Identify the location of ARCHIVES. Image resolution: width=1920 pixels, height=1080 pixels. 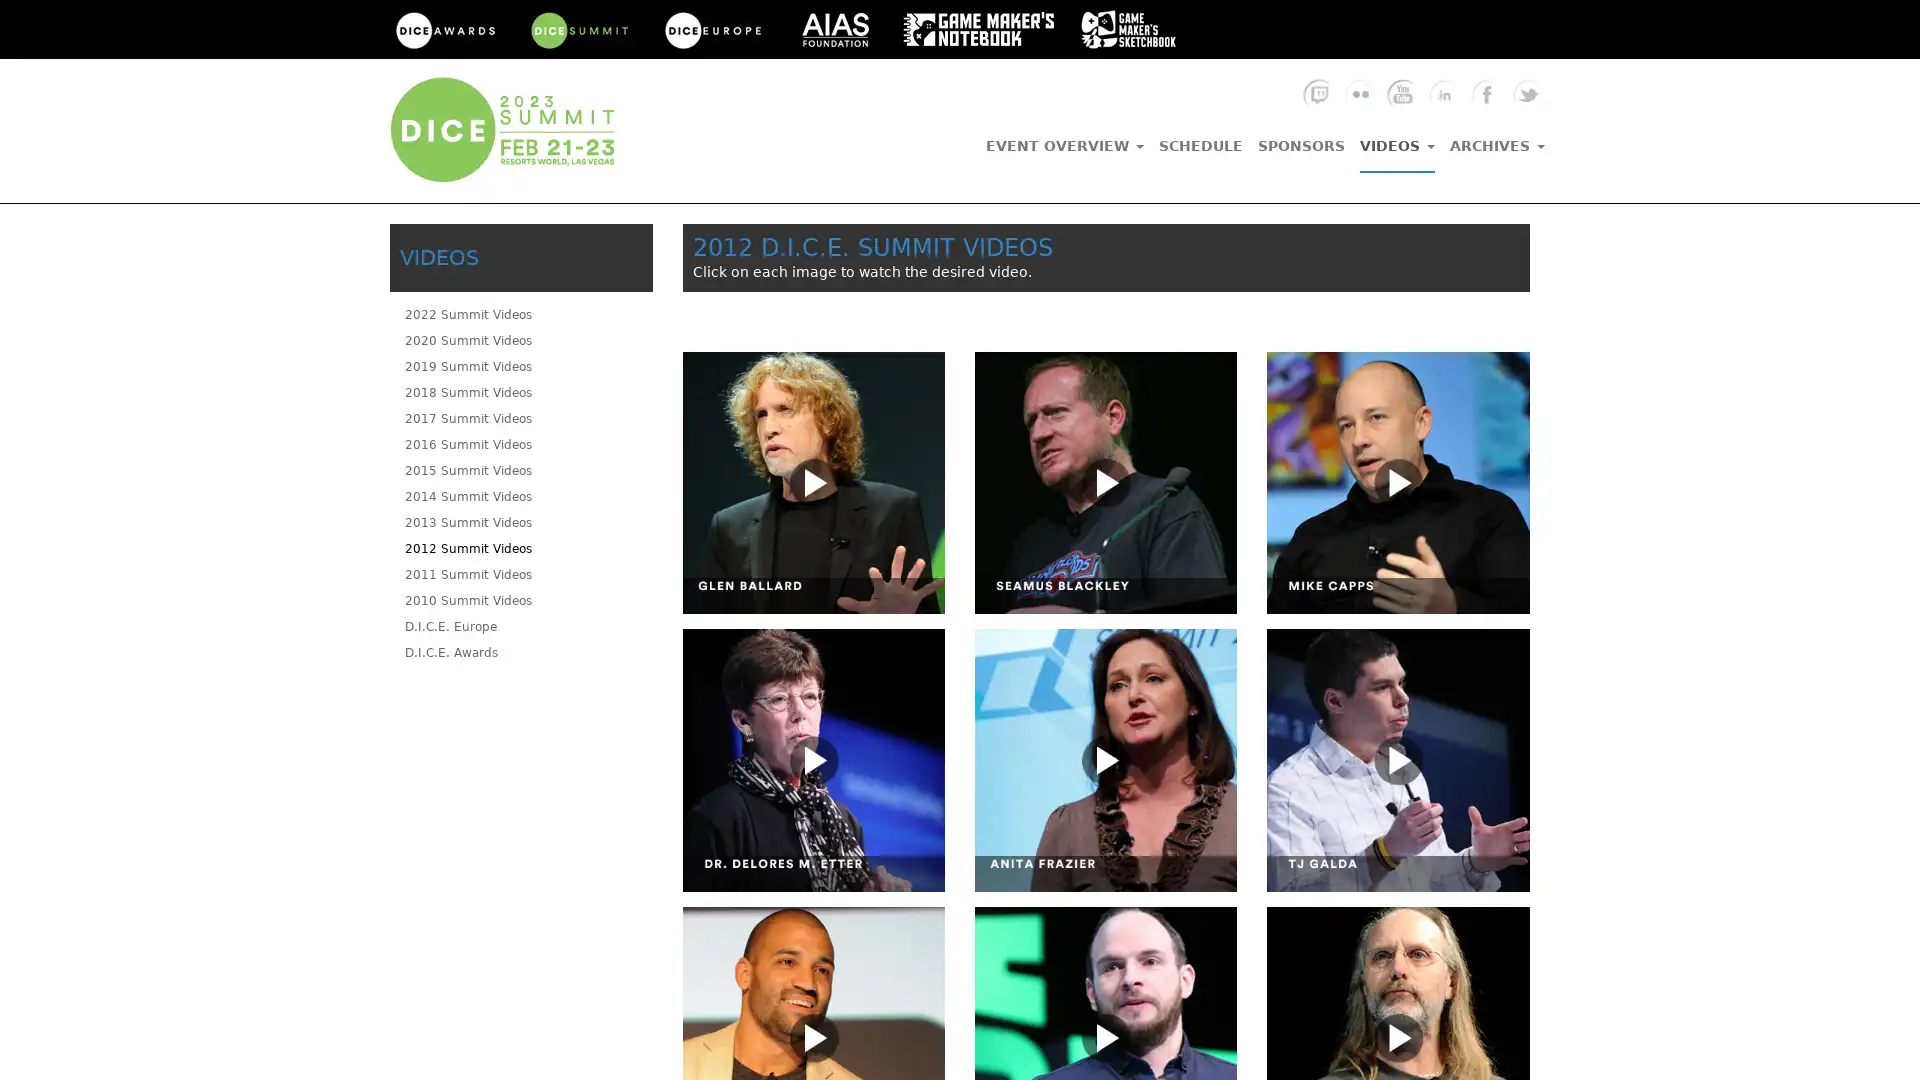
(1497, 145).